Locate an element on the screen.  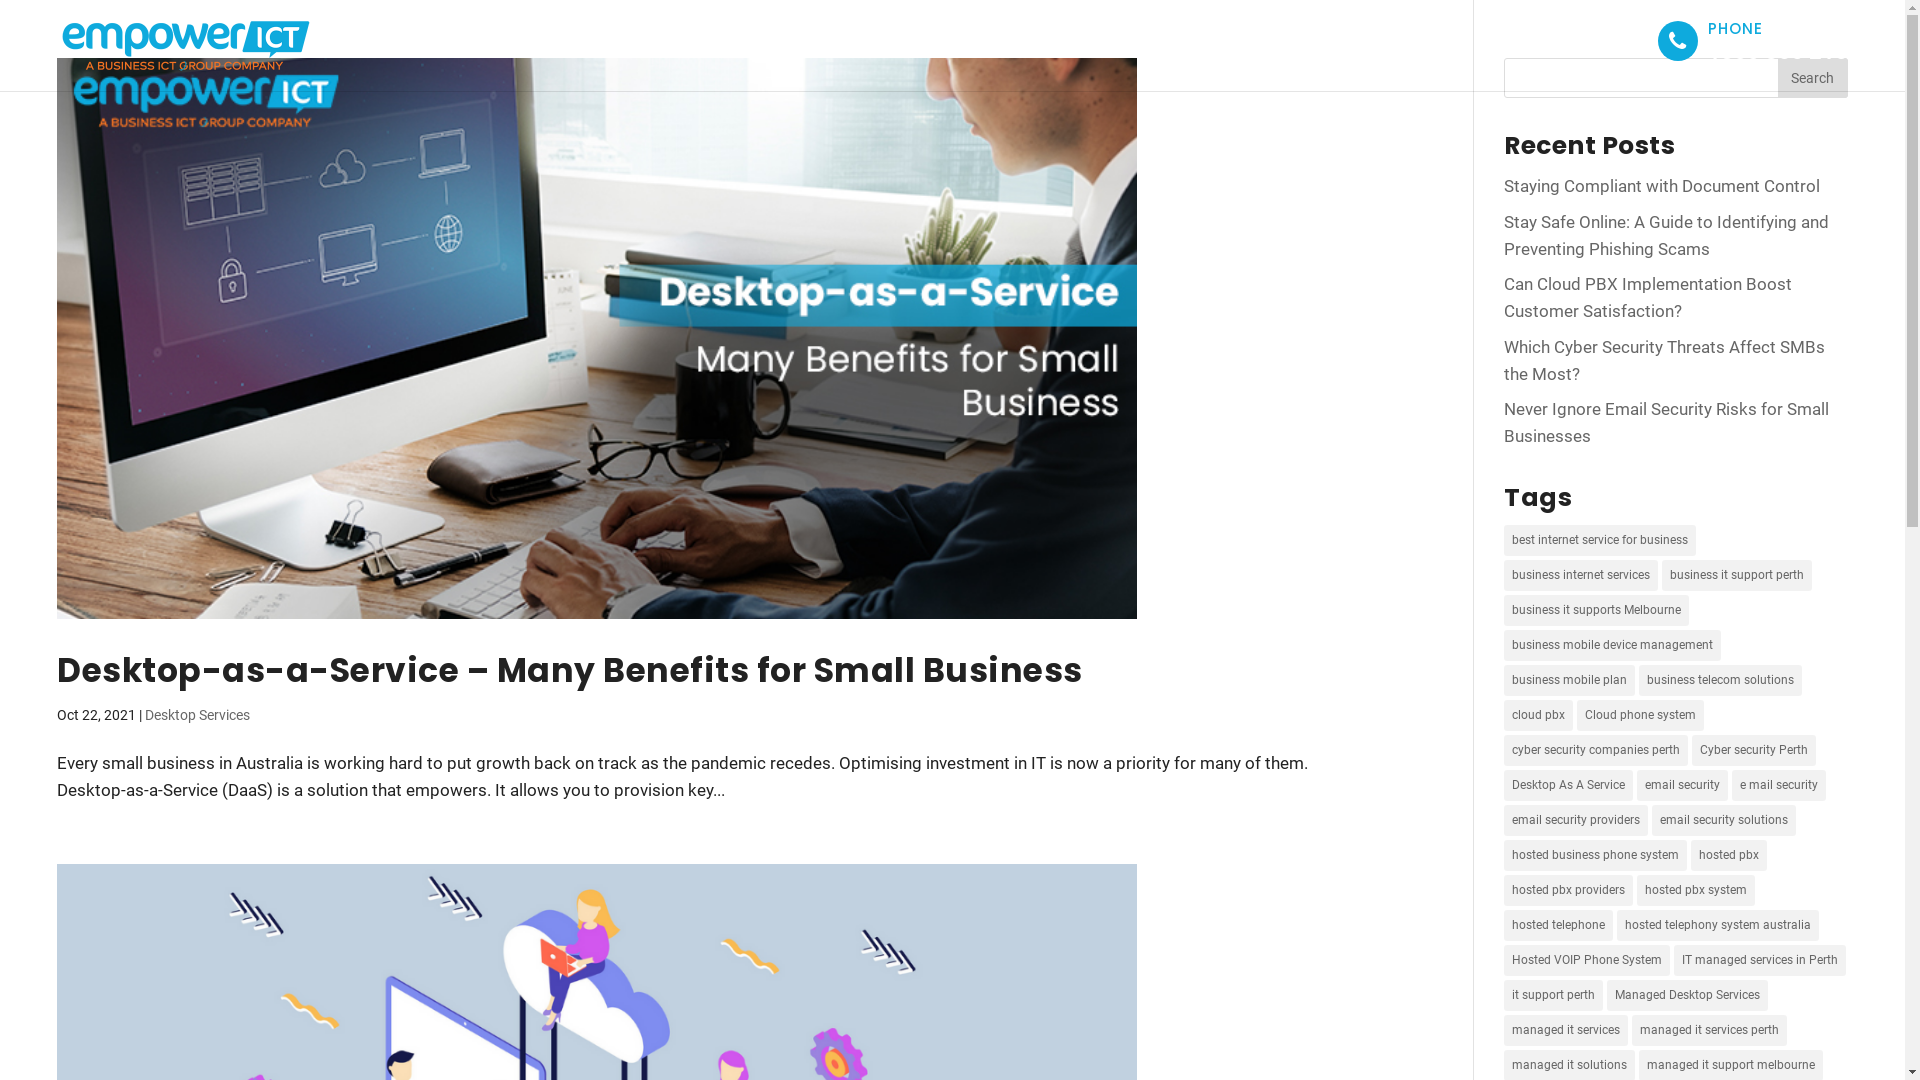
'1300 850 210' is located at coordinates (1777, 50).